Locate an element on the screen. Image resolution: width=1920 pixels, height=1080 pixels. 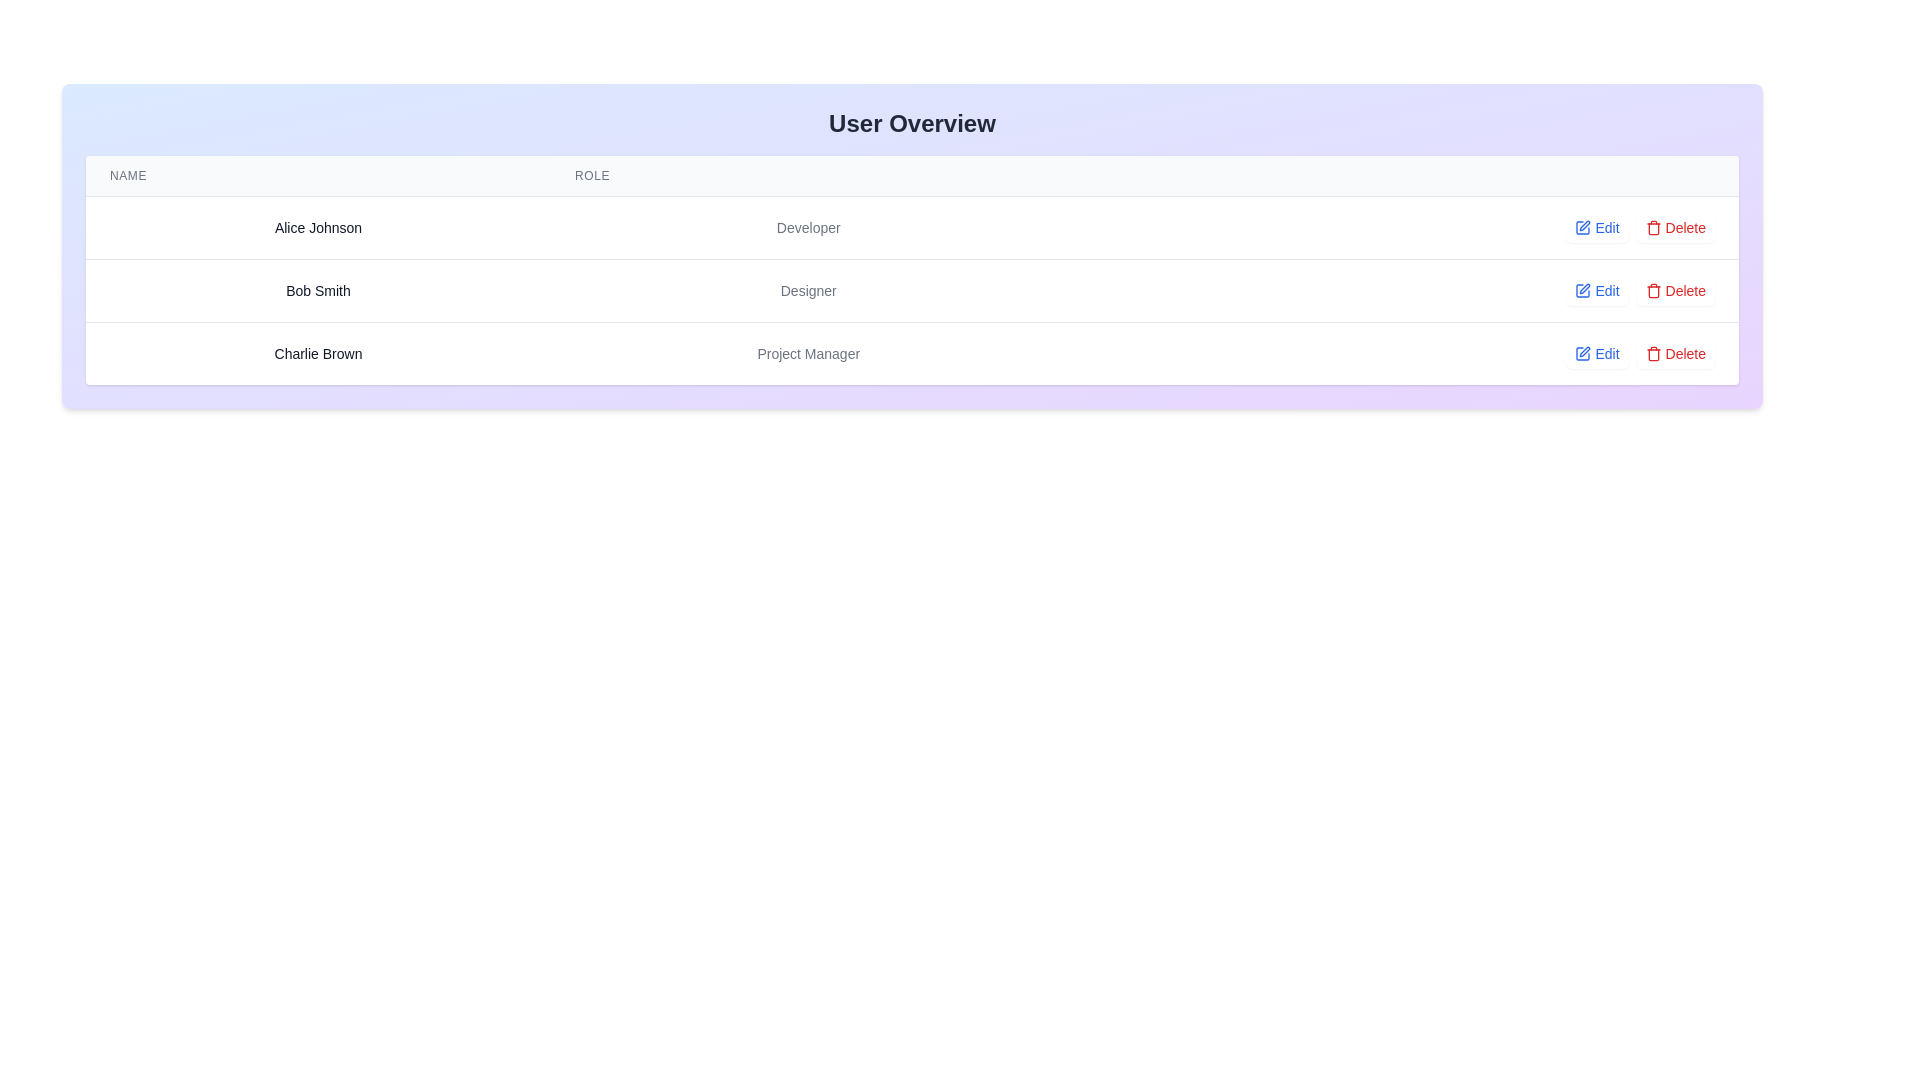
the text label 'Bob Smith' located in the second row under the 'NAME' column of the table is located at coordinates (317, 290).